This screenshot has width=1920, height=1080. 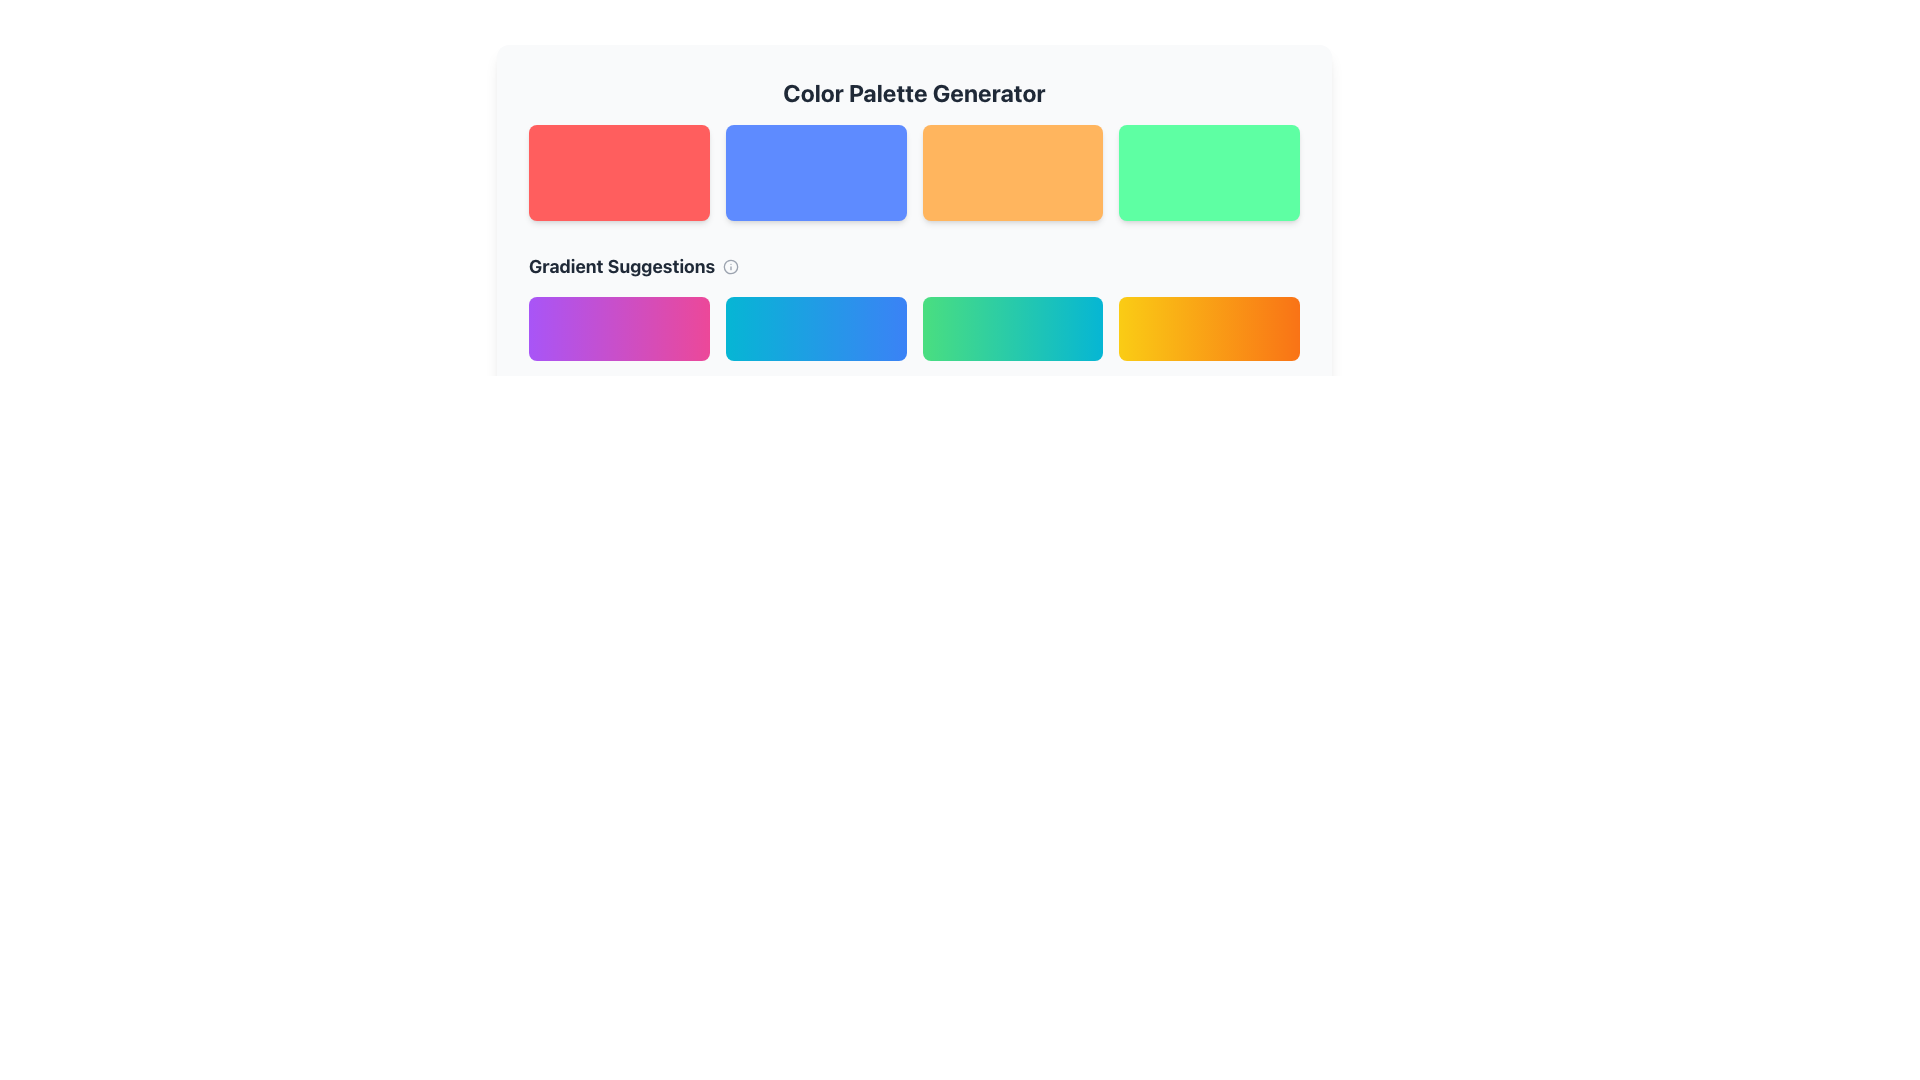 What do you see at coordinates (913, 172) in the screenshot?
I see `the colors in the color palette grid layout located under the 'Color Palette Generator' heading` at bounding box center [913, 172].